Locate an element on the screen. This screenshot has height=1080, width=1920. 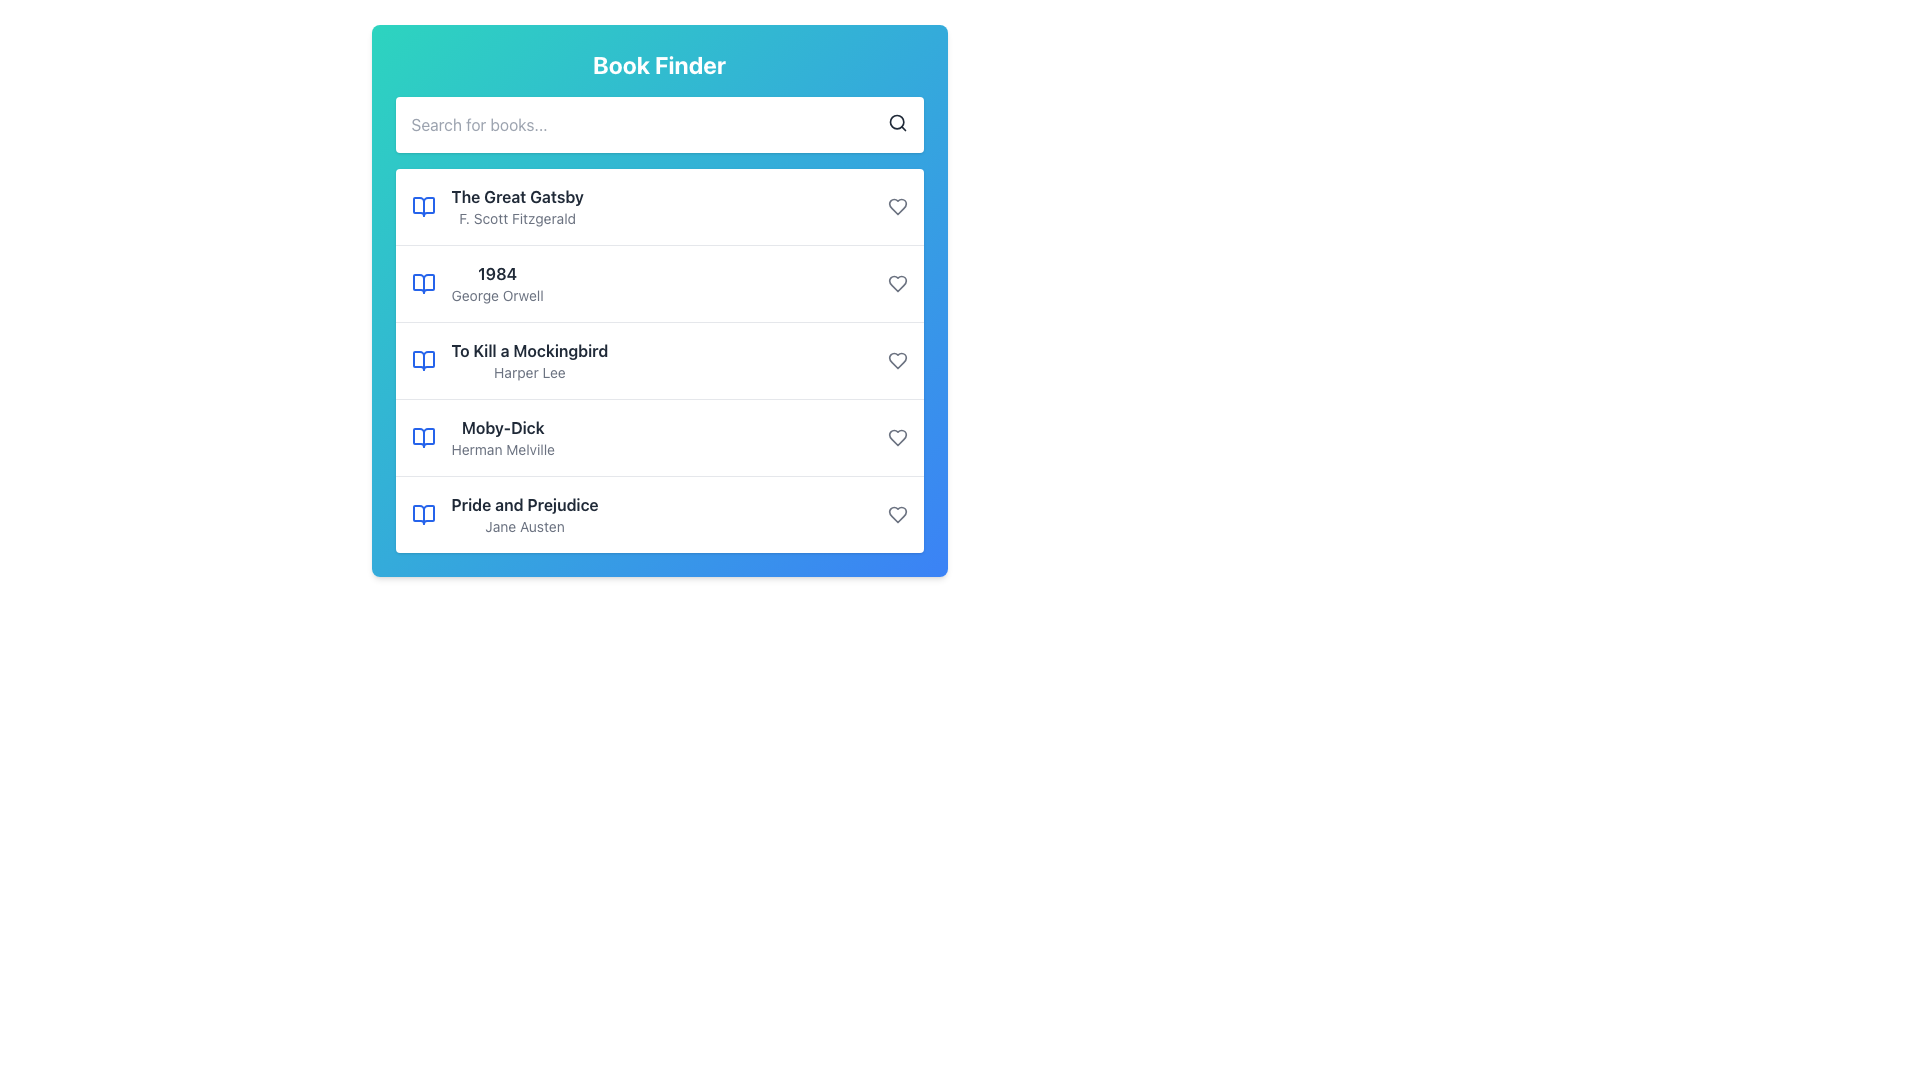
the text label displaying 'F. Scott Fitzgerald' which is positioned below the title 'The Great Gatsby' in small gray lettering is located at coordinates (517, 219).